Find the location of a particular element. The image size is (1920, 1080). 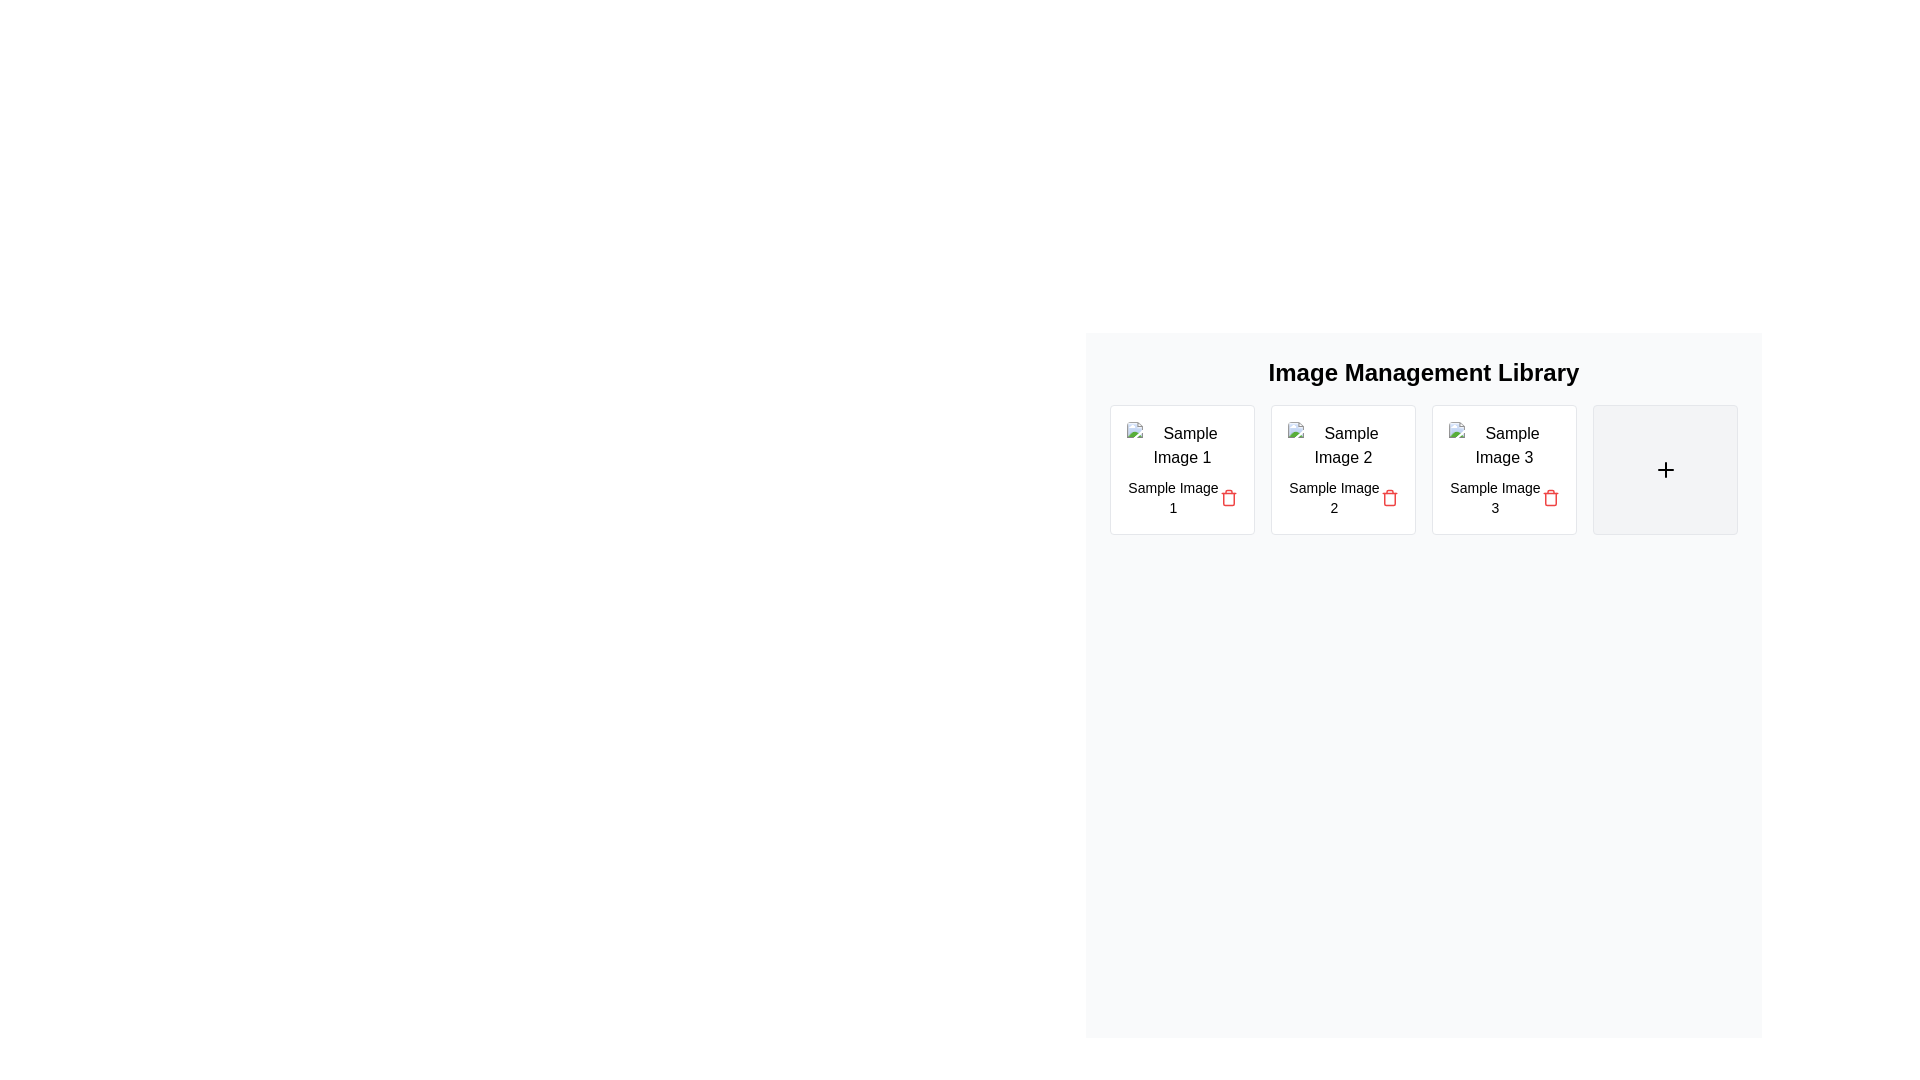

text content of the label 'Sample Image 1', which is a bold text component centered in the first card of a grid layout below the corresponding image is located at coordinates (1182, 496).